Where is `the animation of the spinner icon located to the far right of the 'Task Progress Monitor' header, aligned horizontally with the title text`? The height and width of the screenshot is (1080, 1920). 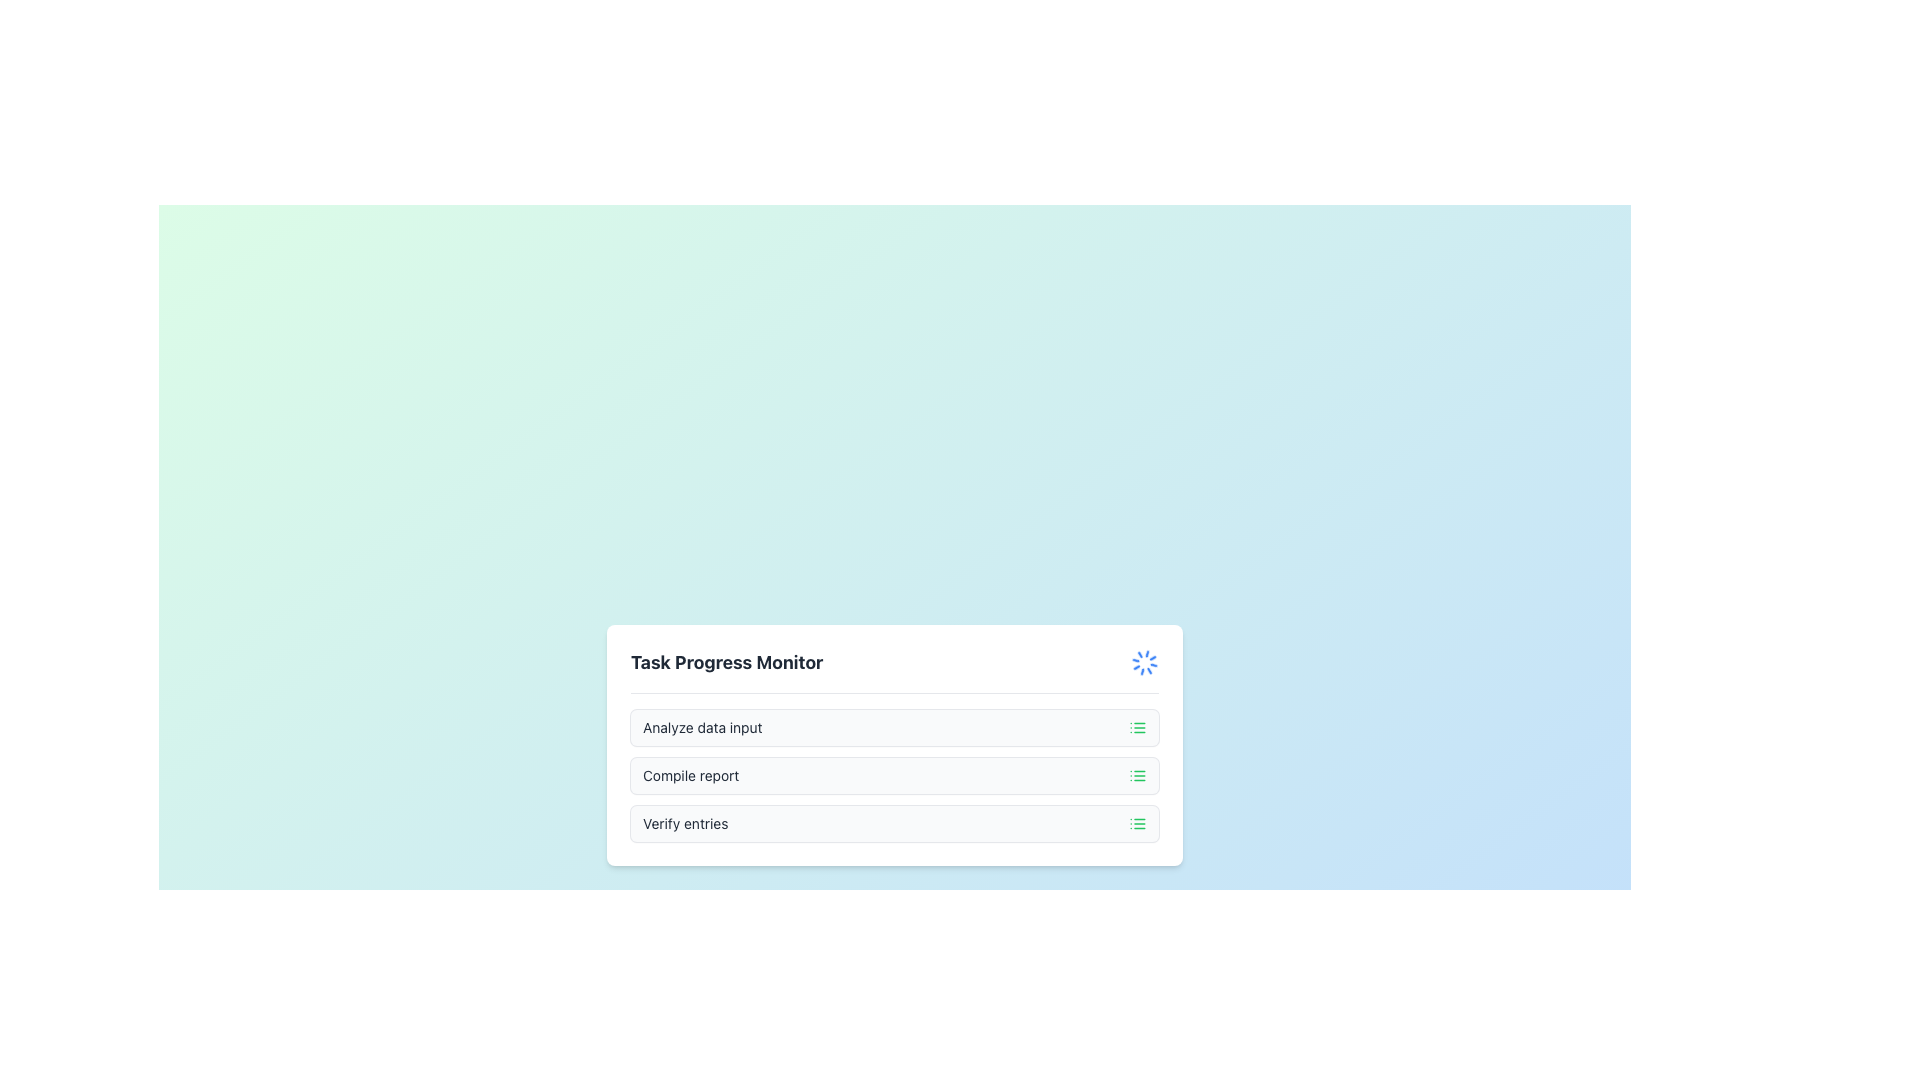
the animation of the spinner icon located to the far right of the 'Task Progress Monitor' header, aligned horizontally with the title text is located at coordinates (1145, 662).